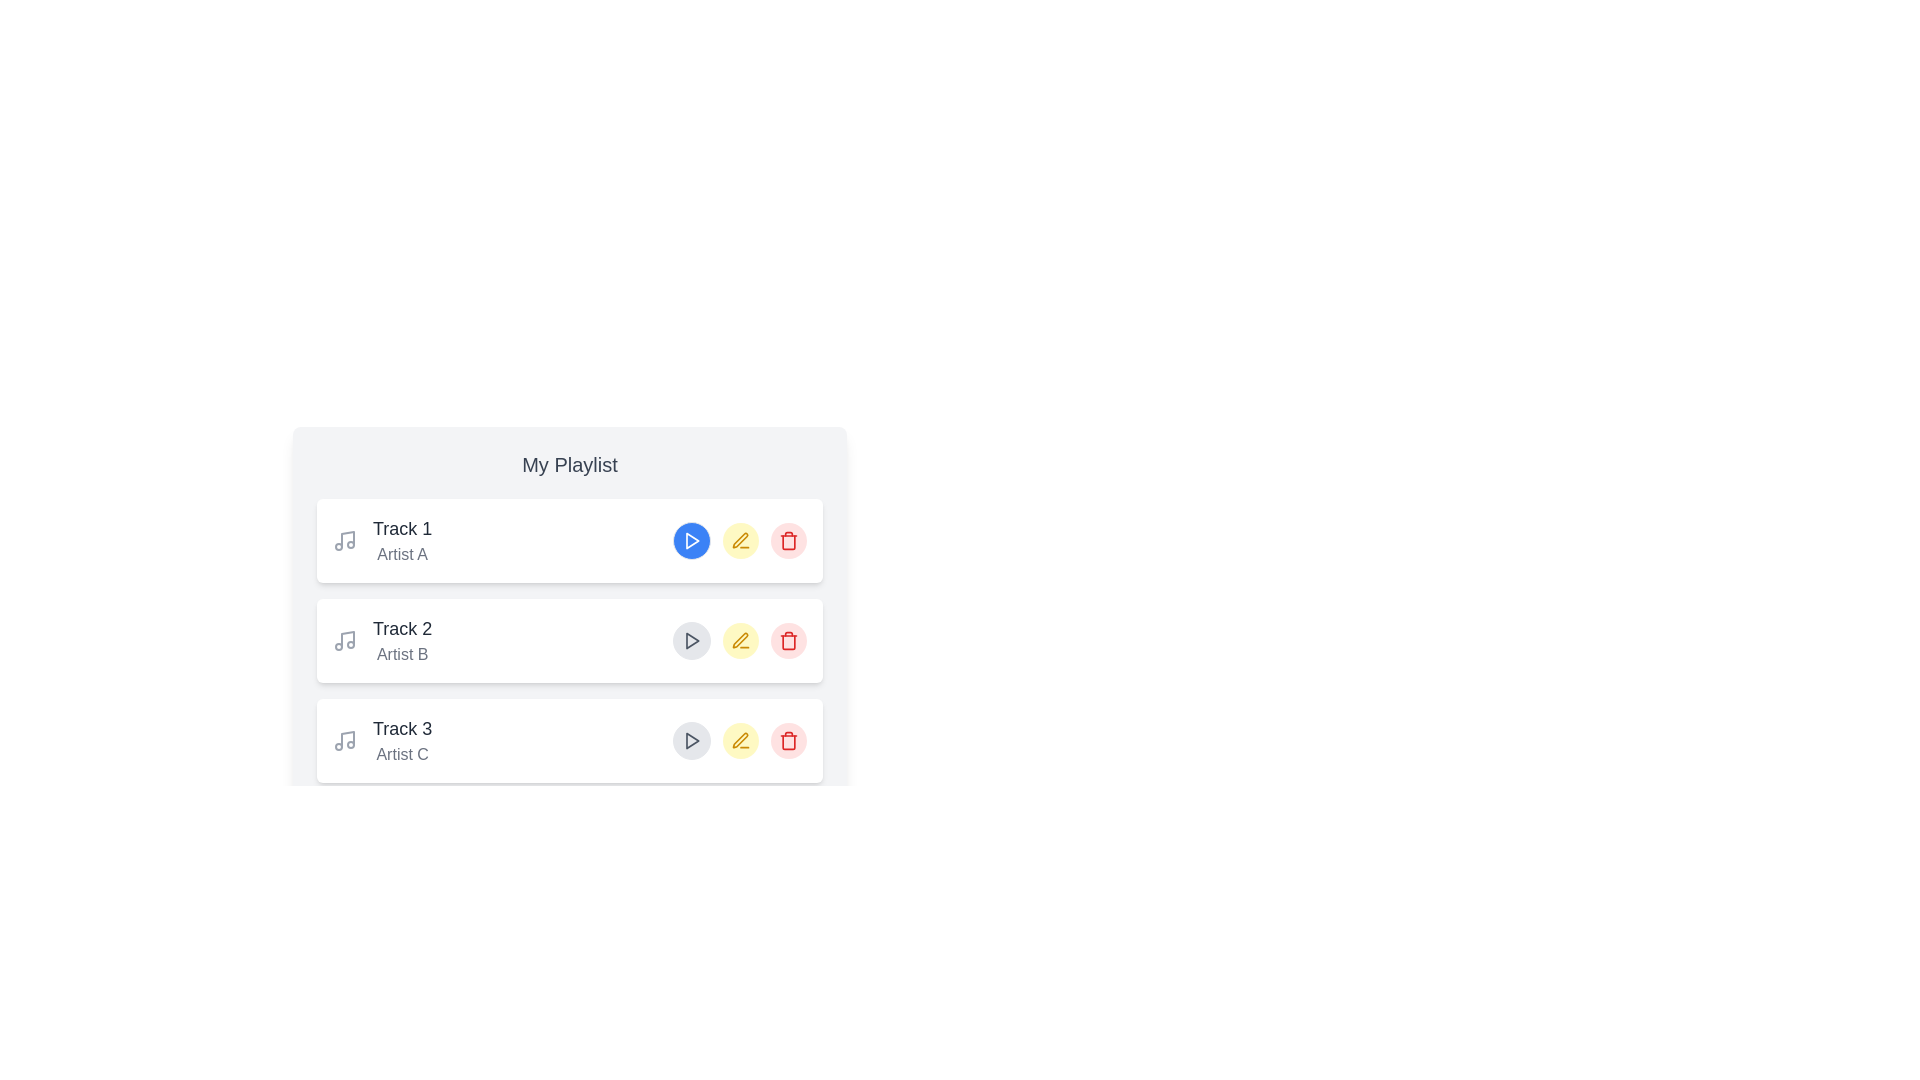  I want to click on the track to view its title and artist information, so click(382, 540).